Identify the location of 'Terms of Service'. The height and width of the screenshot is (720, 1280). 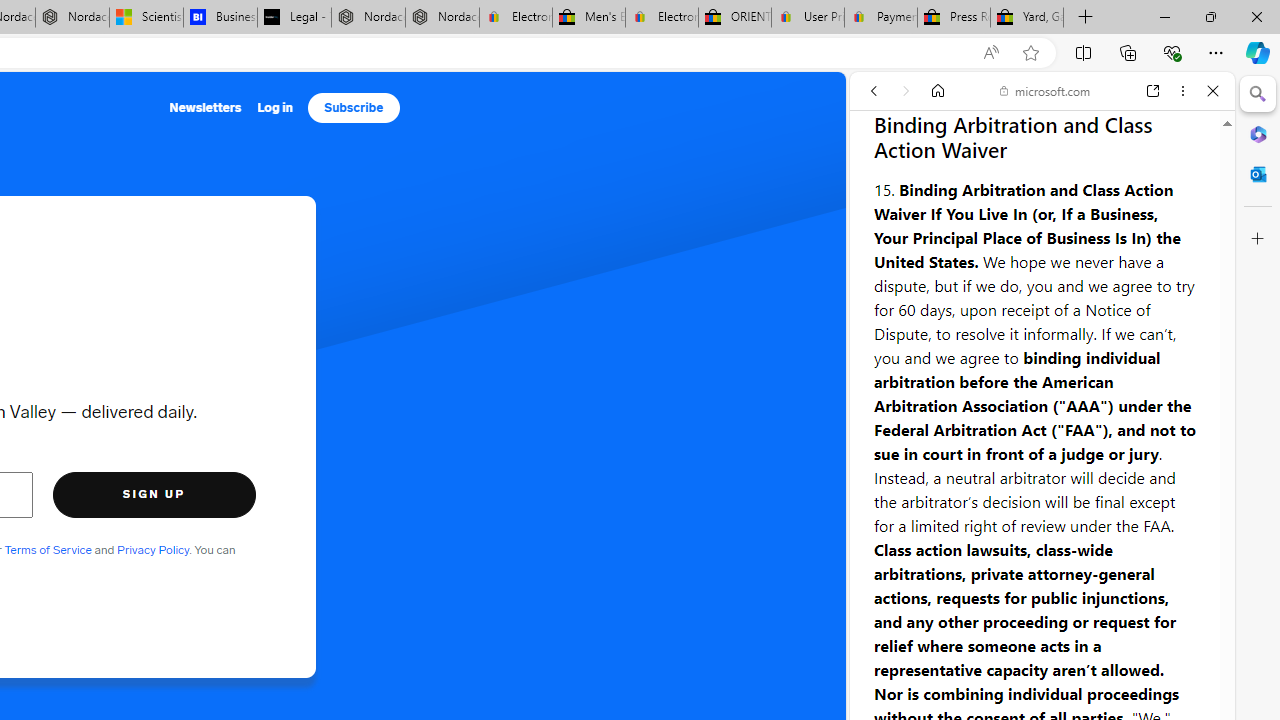
(48, 549).